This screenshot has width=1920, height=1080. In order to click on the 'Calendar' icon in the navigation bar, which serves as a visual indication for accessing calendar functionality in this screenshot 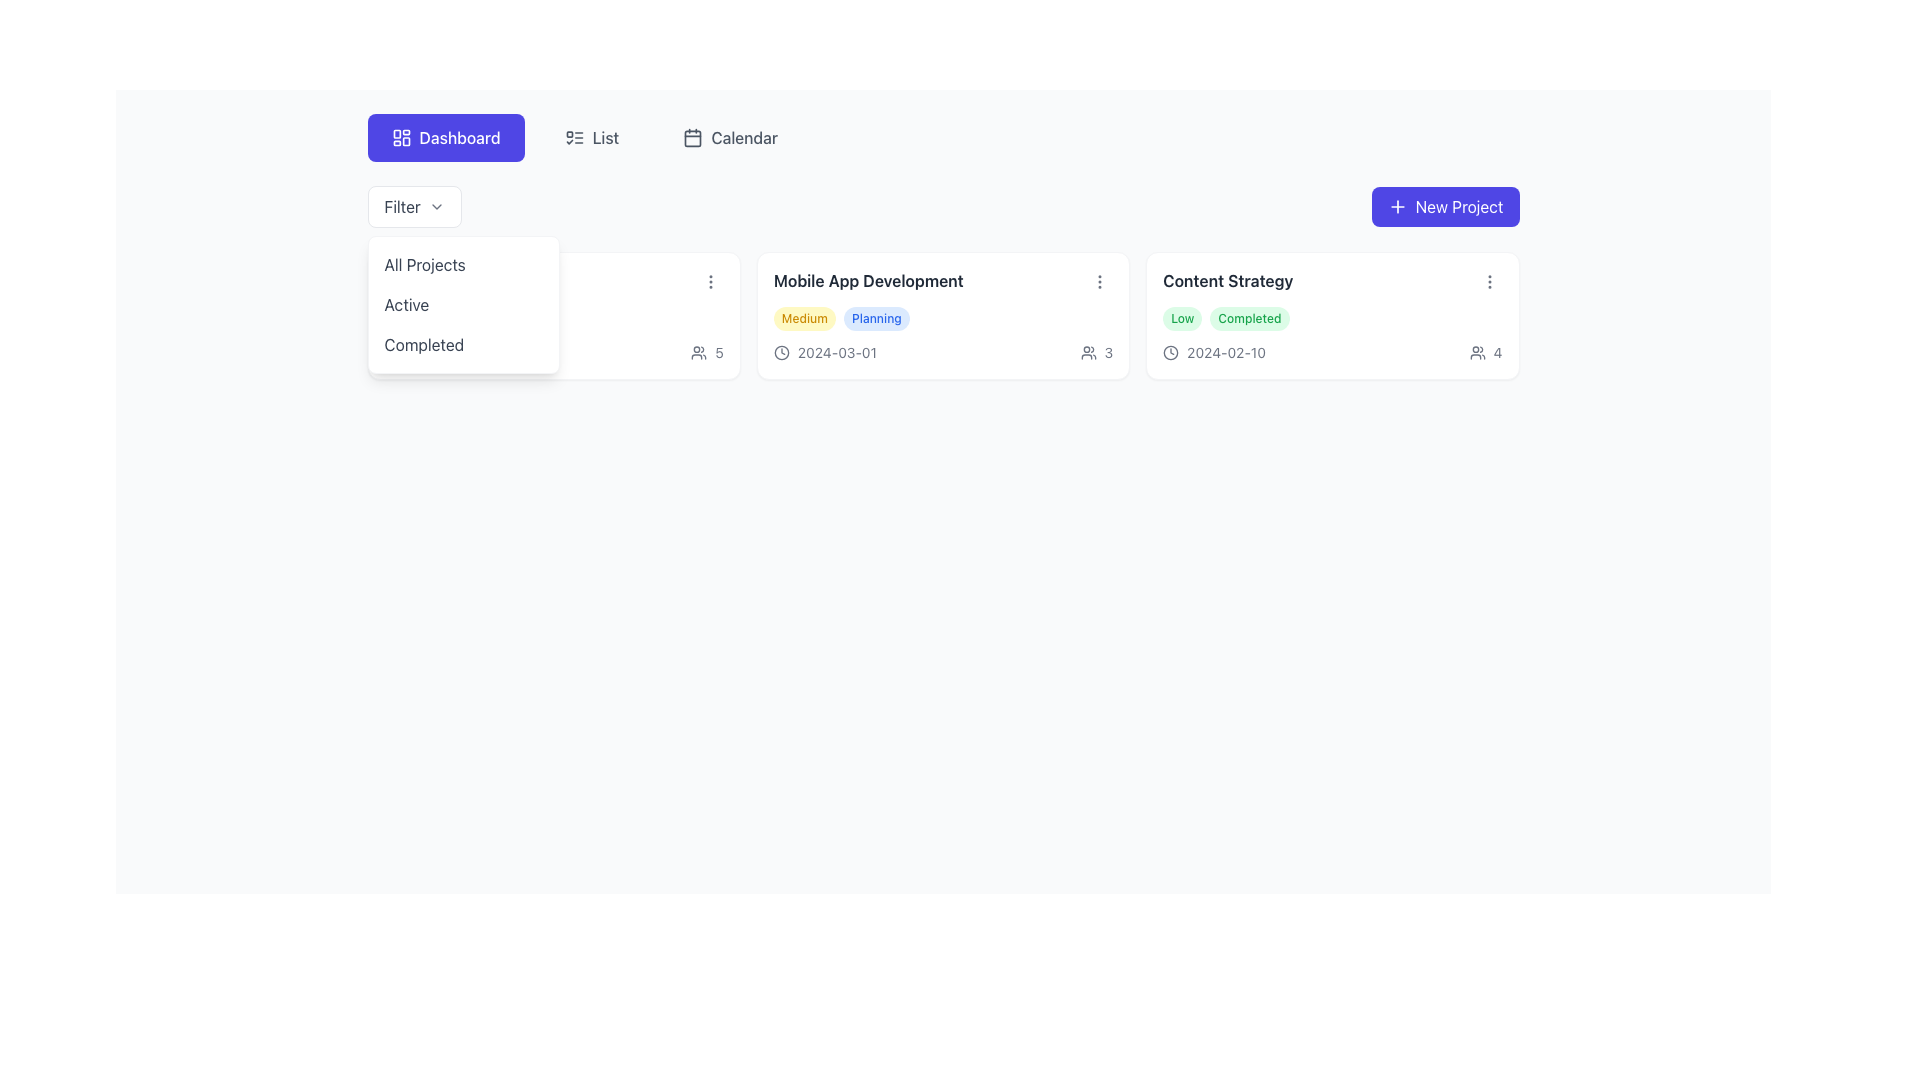, I will do `click(693, 137)`.